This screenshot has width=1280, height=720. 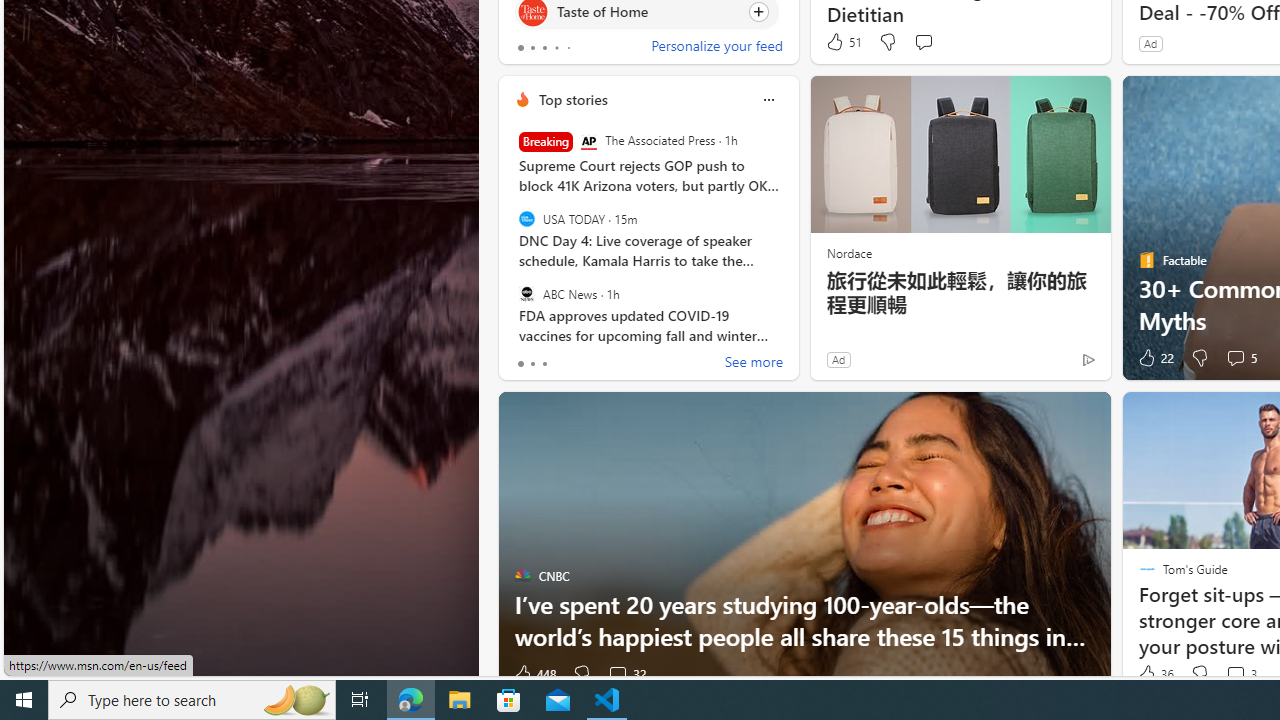 I want to click on '51 Like', so click(x=843, y=42).